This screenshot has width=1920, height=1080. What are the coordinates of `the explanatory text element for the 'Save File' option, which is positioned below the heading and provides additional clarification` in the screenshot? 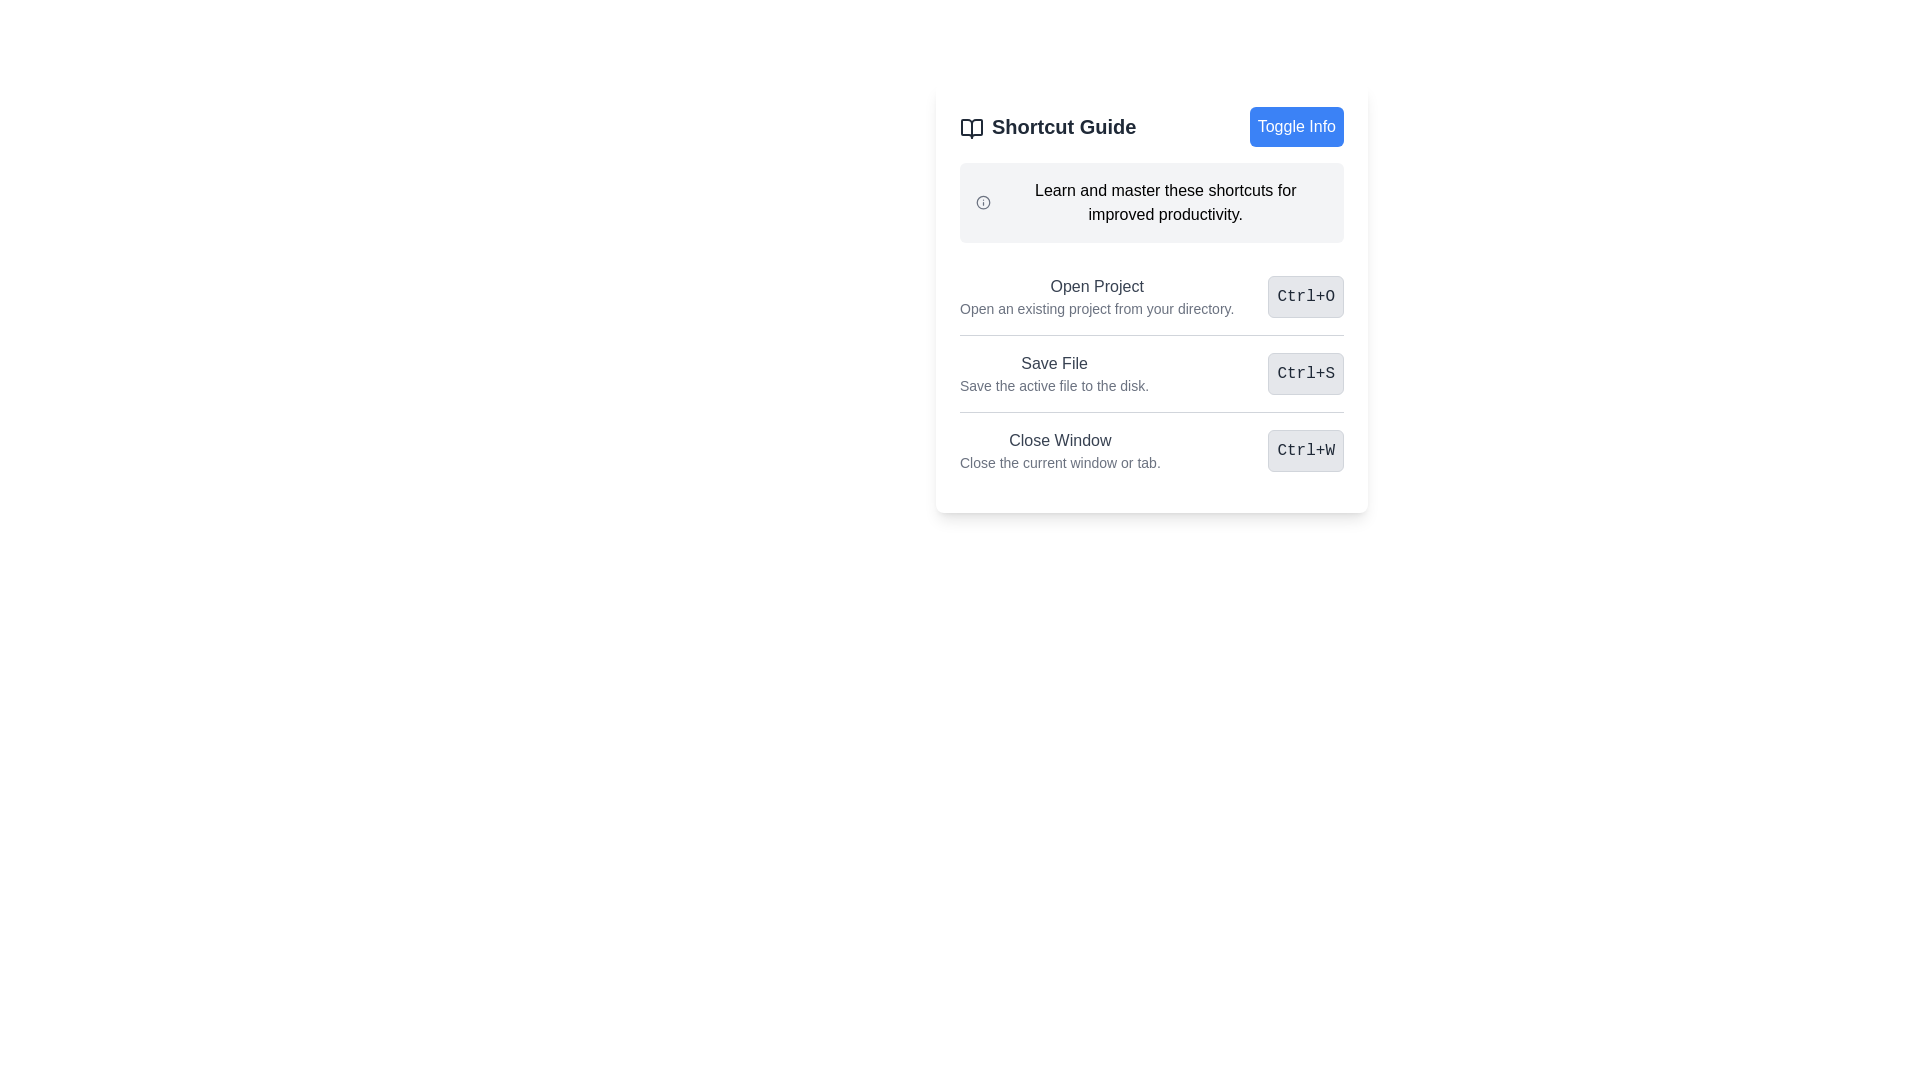 It's located at (1053, 385).